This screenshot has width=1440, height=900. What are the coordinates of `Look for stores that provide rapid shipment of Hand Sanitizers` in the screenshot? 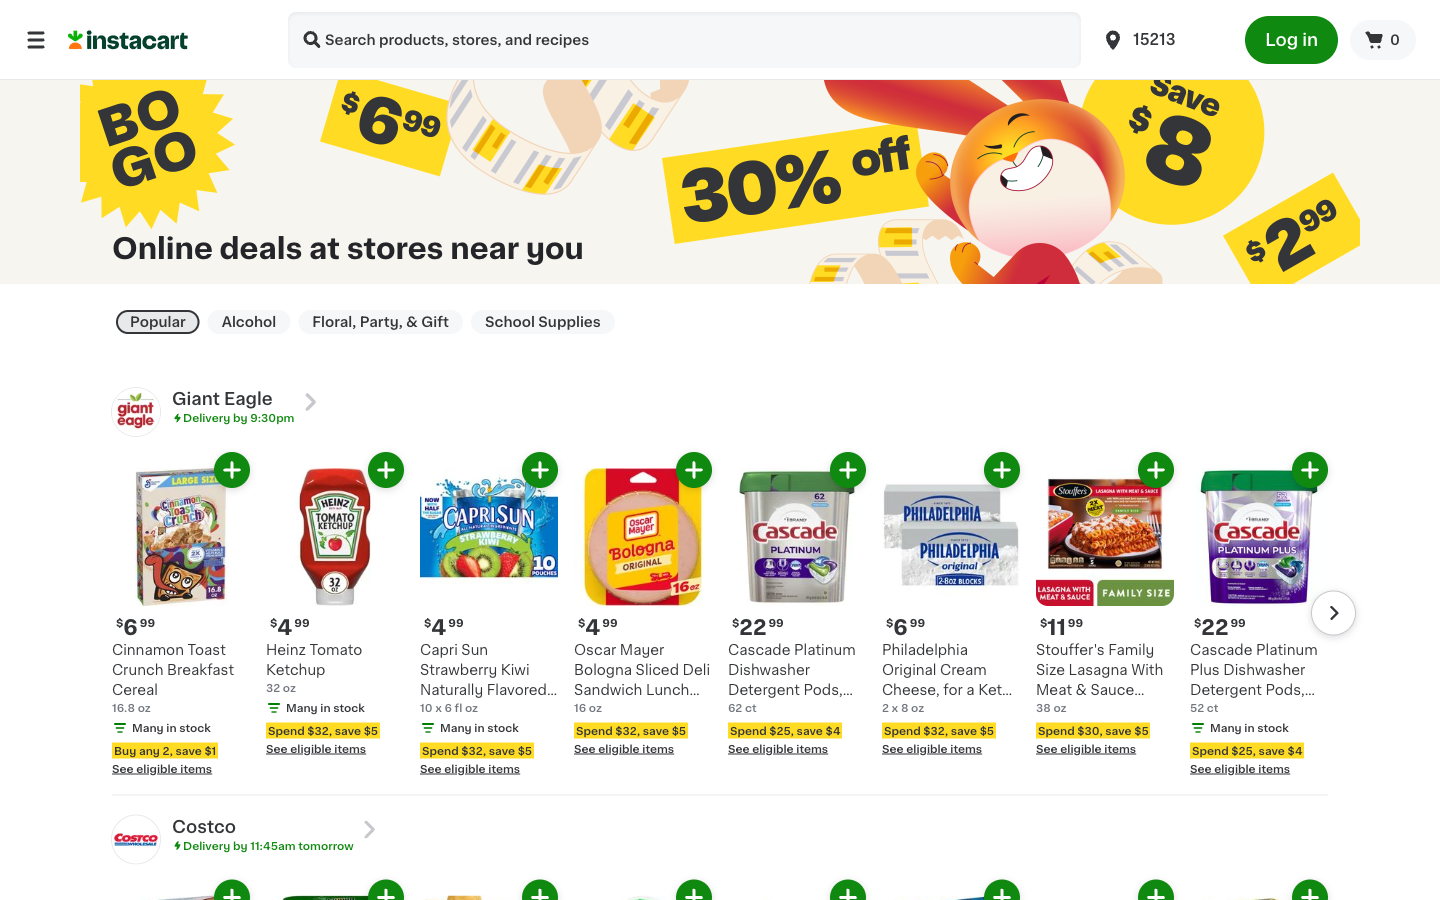 It's located at (312, 41).